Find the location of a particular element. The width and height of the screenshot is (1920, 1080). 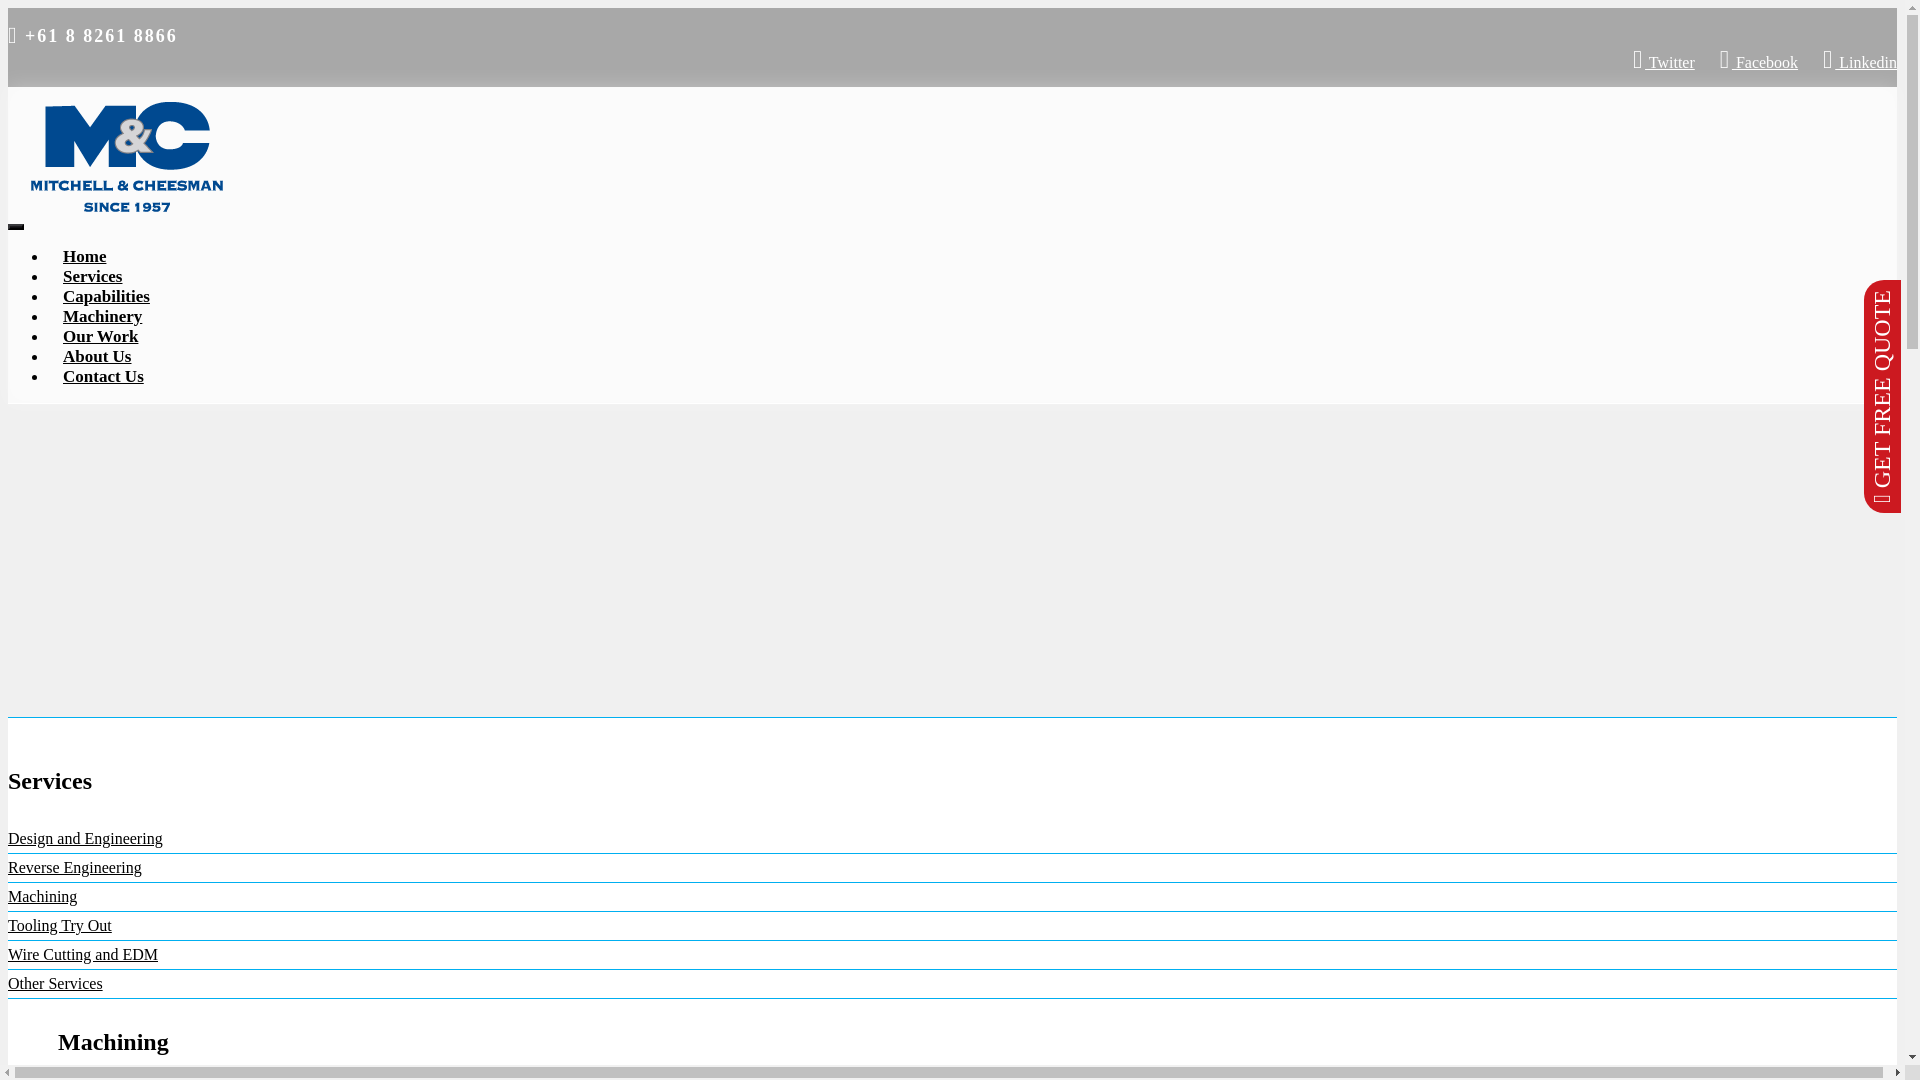

'Mitchell & Cheesman' is located at coordinates (28, 156).